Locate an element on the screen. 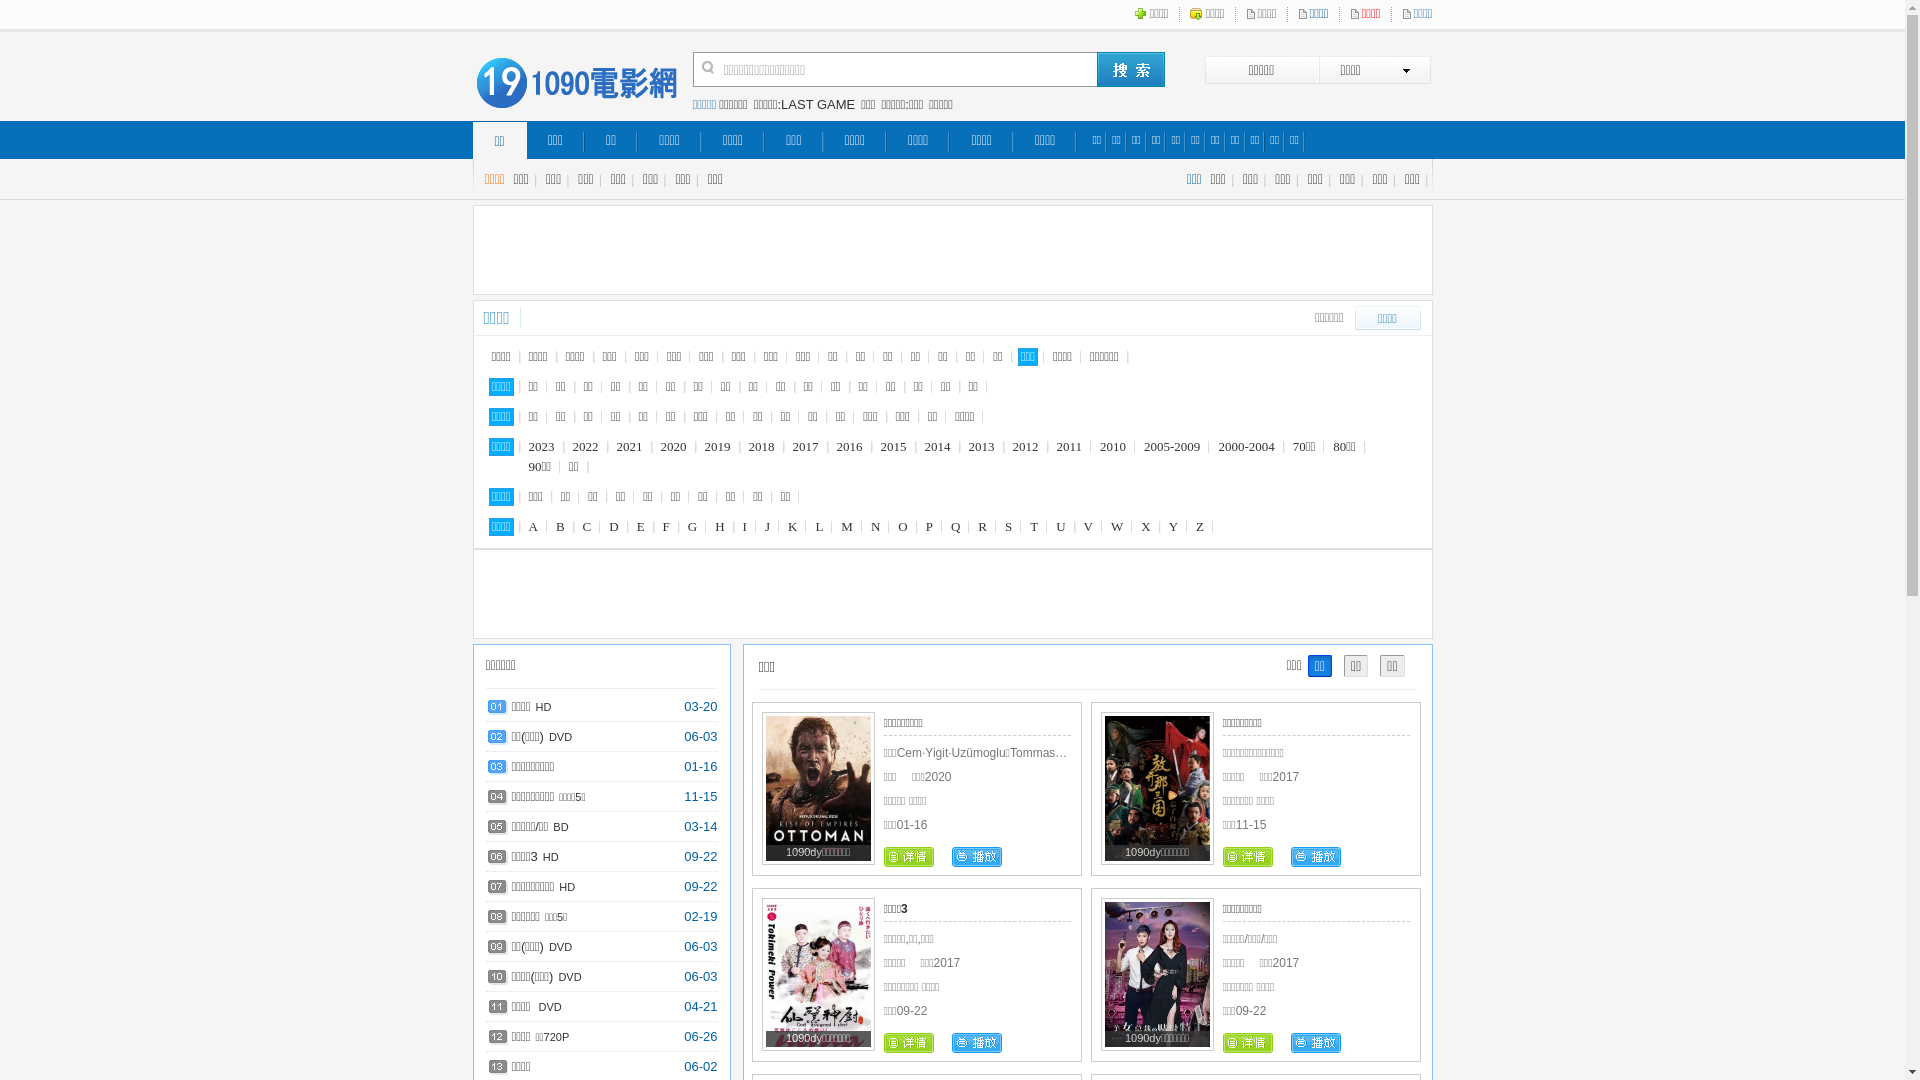 The image size is (1920, 1080). '2019' is located at coordinates (718, 446).